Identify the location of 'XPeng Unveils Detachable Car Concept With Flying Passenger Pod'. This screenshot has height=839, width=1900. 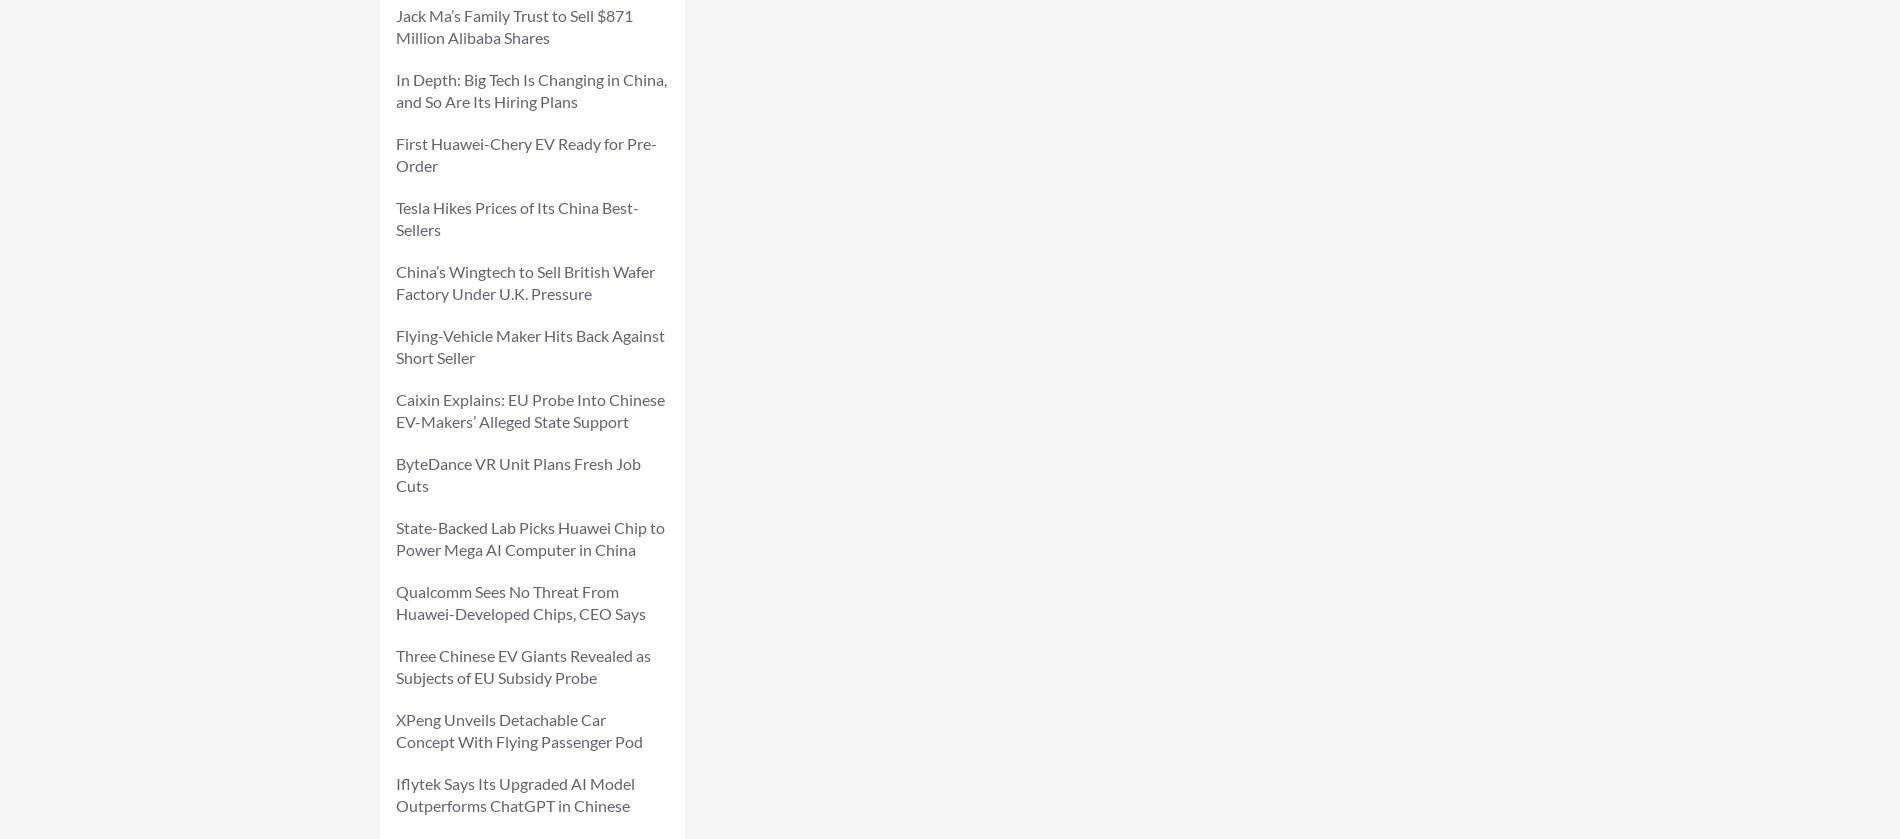
(394, 729).